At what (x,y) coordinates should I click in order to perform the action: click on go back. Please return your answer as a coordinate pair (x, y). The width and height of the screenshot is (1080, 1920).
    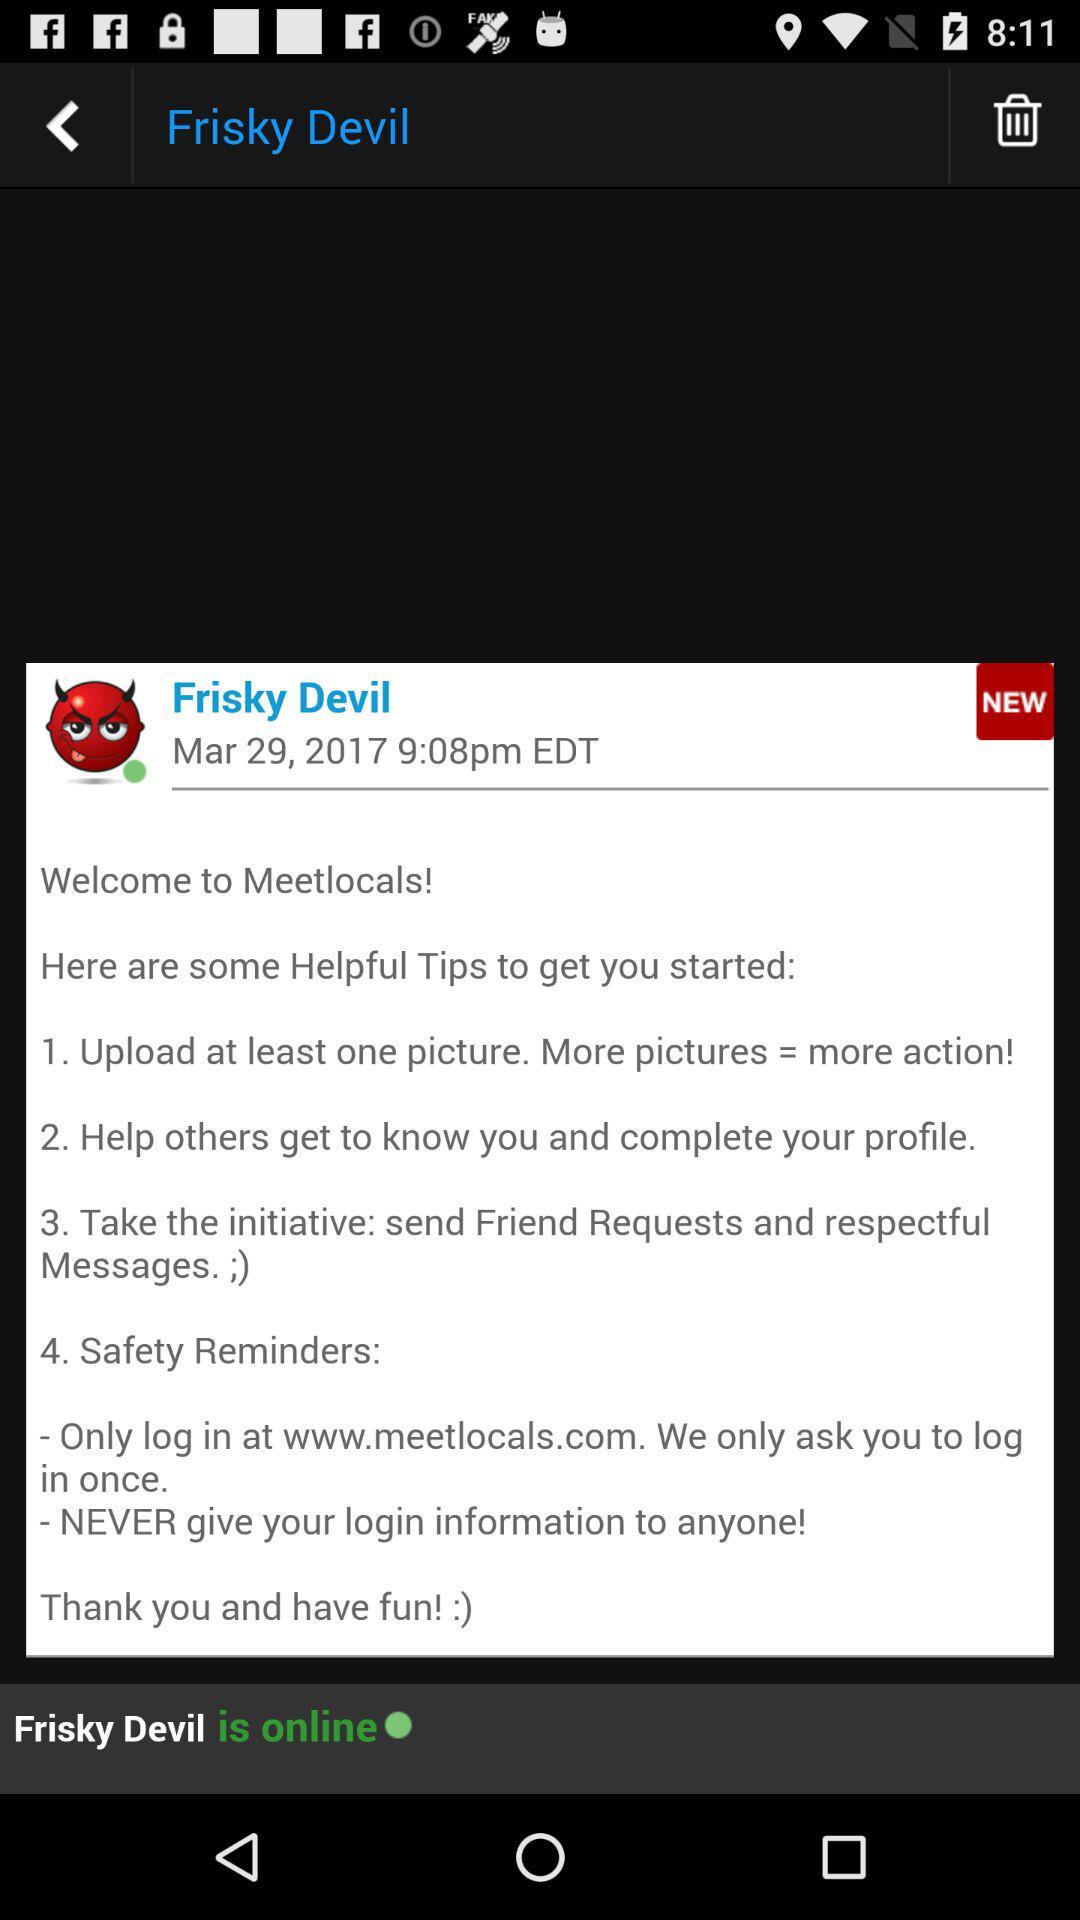
    Looking at the image, I should click on (61, 124).